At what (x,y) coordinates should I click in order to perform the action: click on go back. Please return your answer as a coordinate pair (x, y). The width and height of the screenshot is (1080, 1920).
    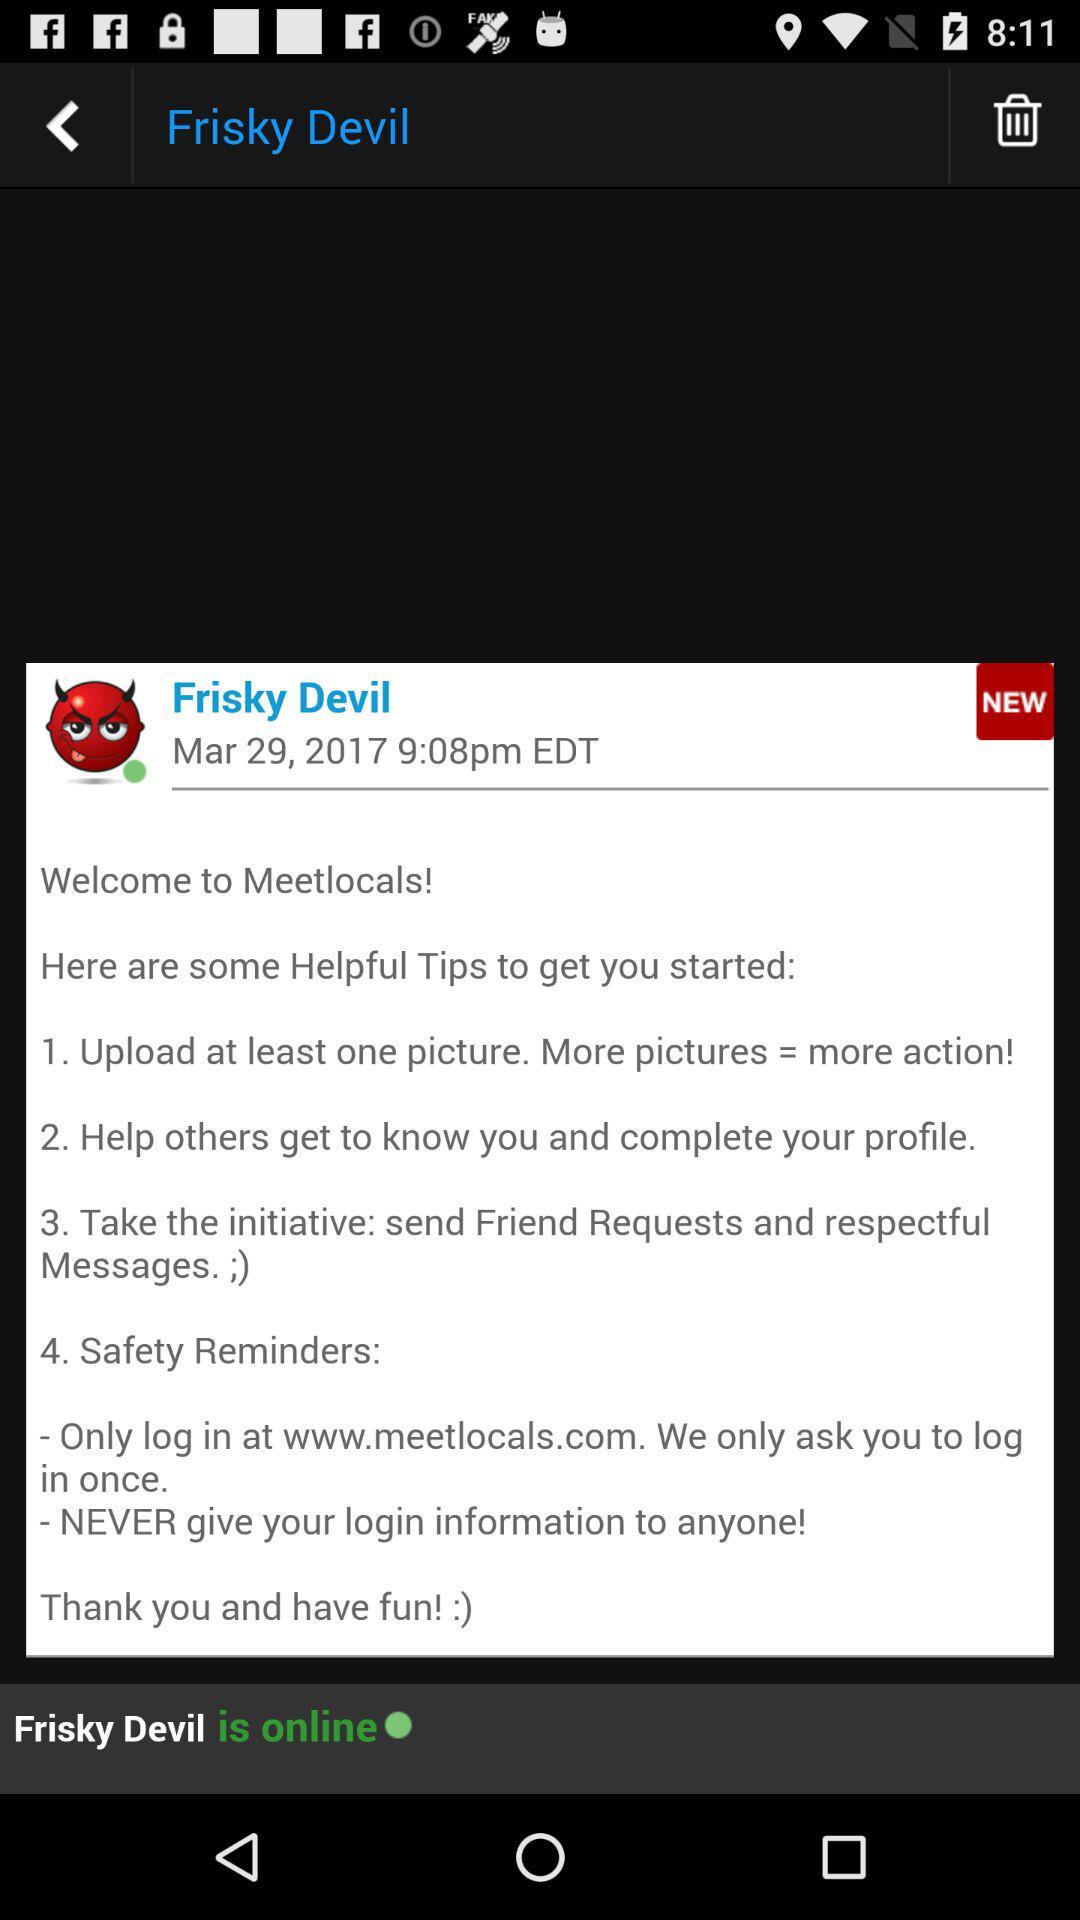
    Looking at the image, I should click on (61, 124).